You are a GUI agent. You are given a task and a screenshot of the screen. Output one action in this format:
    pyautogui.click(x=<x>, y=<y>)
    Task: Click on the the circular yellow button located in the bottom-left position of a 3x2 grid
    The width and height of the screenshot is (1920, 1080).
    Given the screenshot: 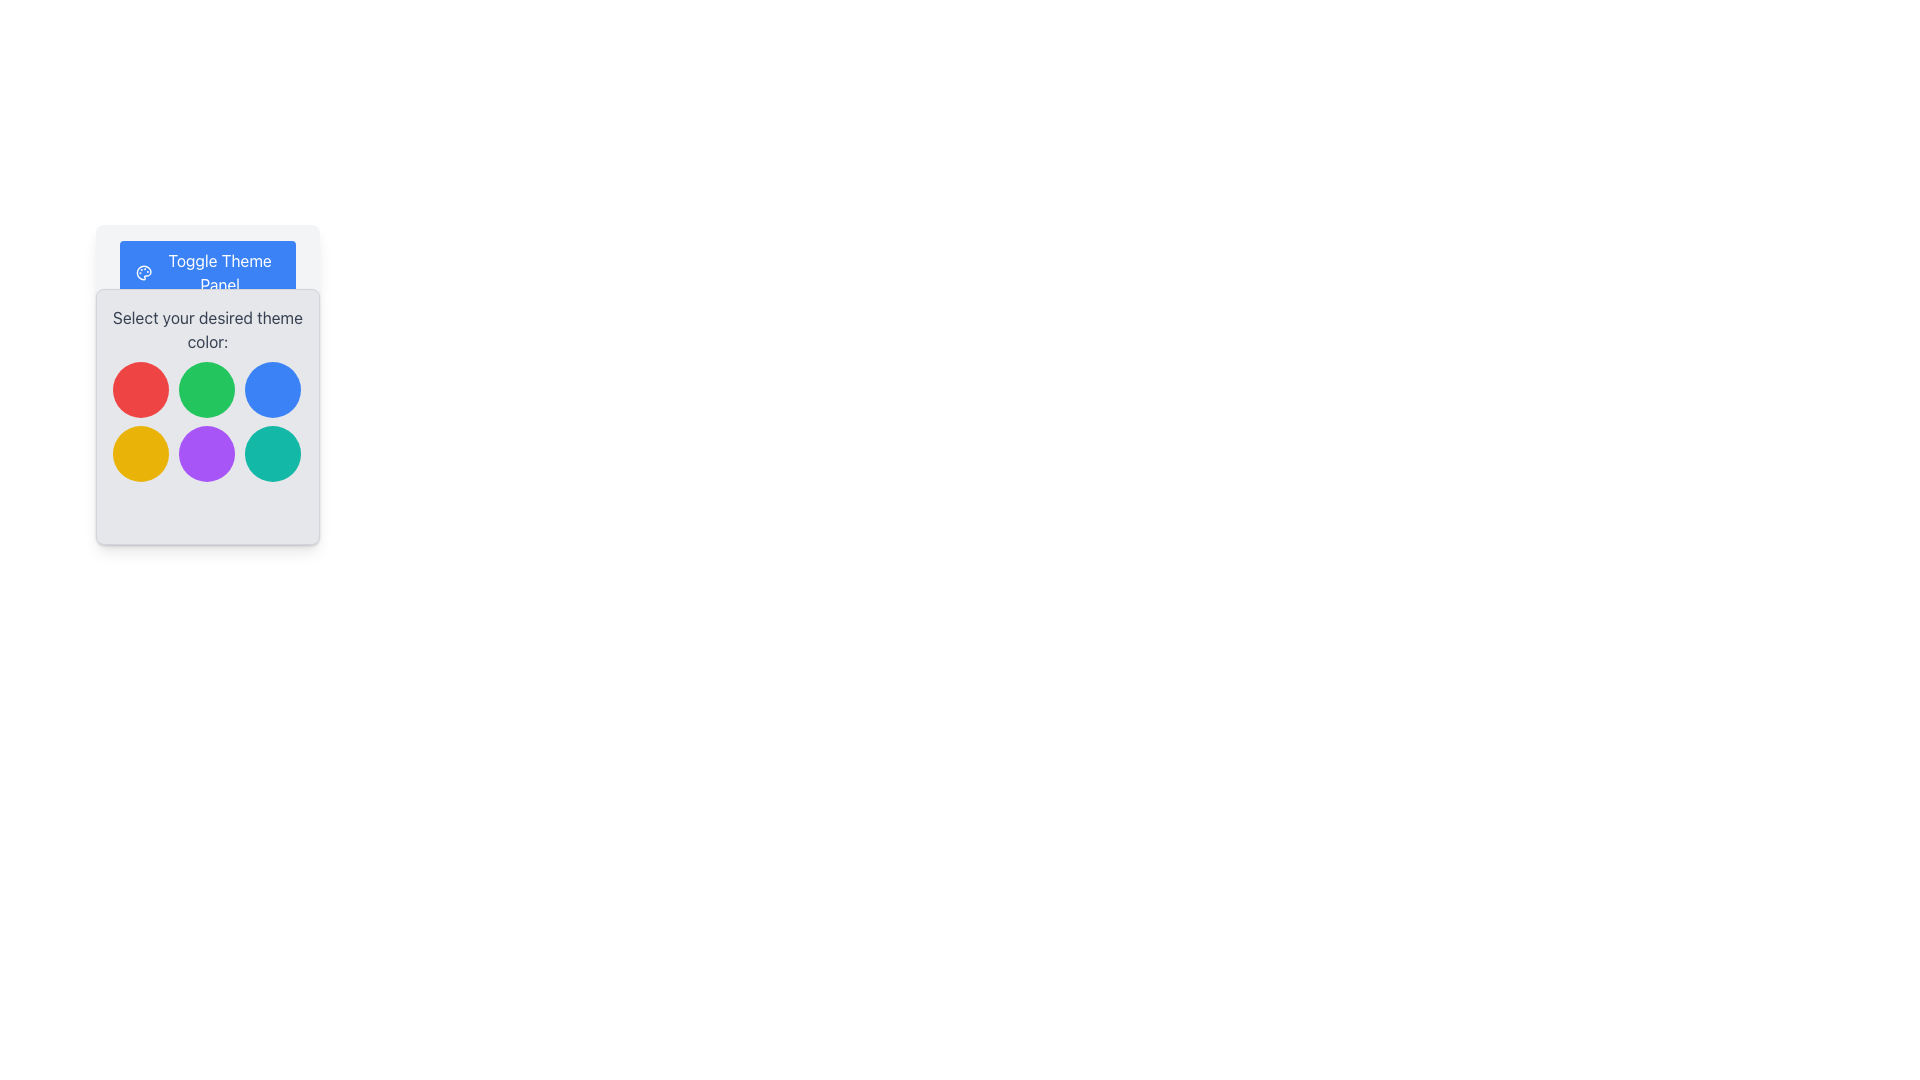 What is the action you would take?
    pyautogui.click(x=139, y=454)
    